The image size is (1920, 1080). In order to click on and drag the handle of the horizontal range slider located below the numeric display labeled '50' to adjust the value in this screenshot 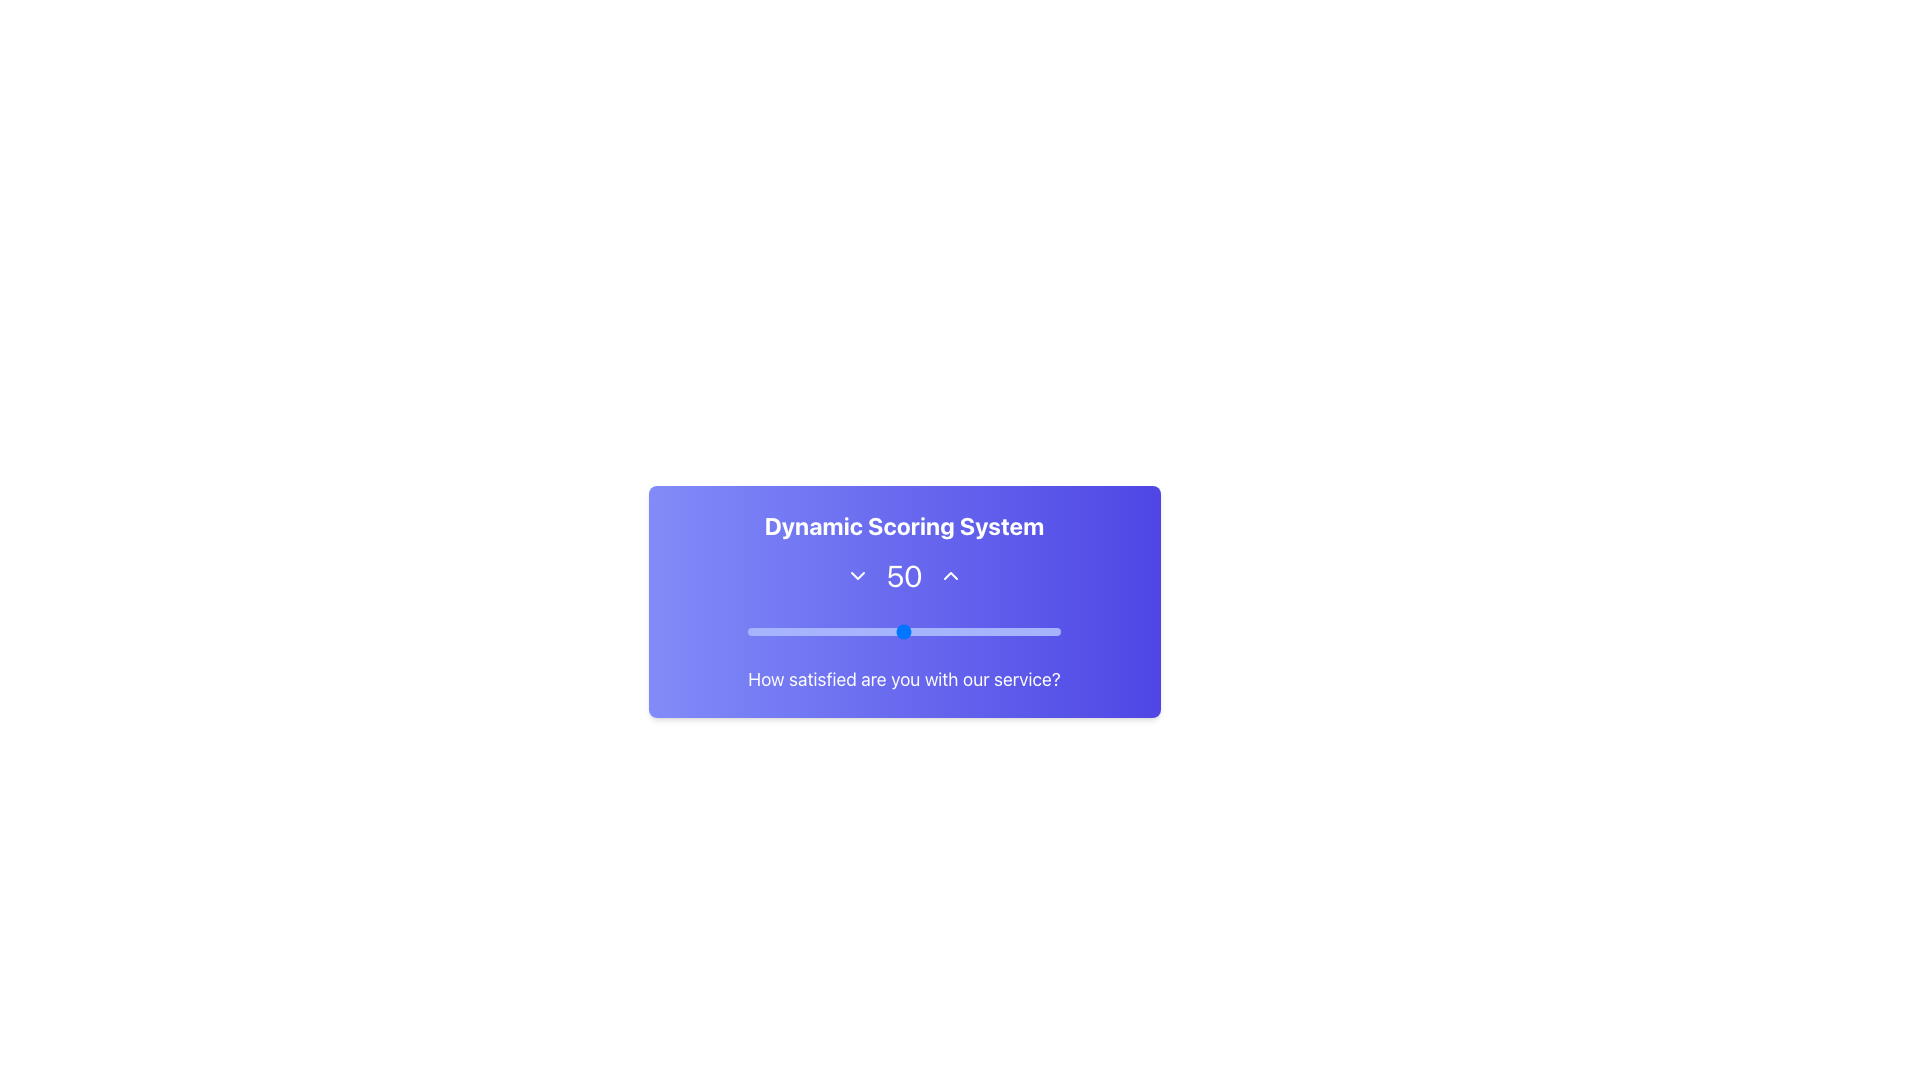, I will do `click(902, 632)`.